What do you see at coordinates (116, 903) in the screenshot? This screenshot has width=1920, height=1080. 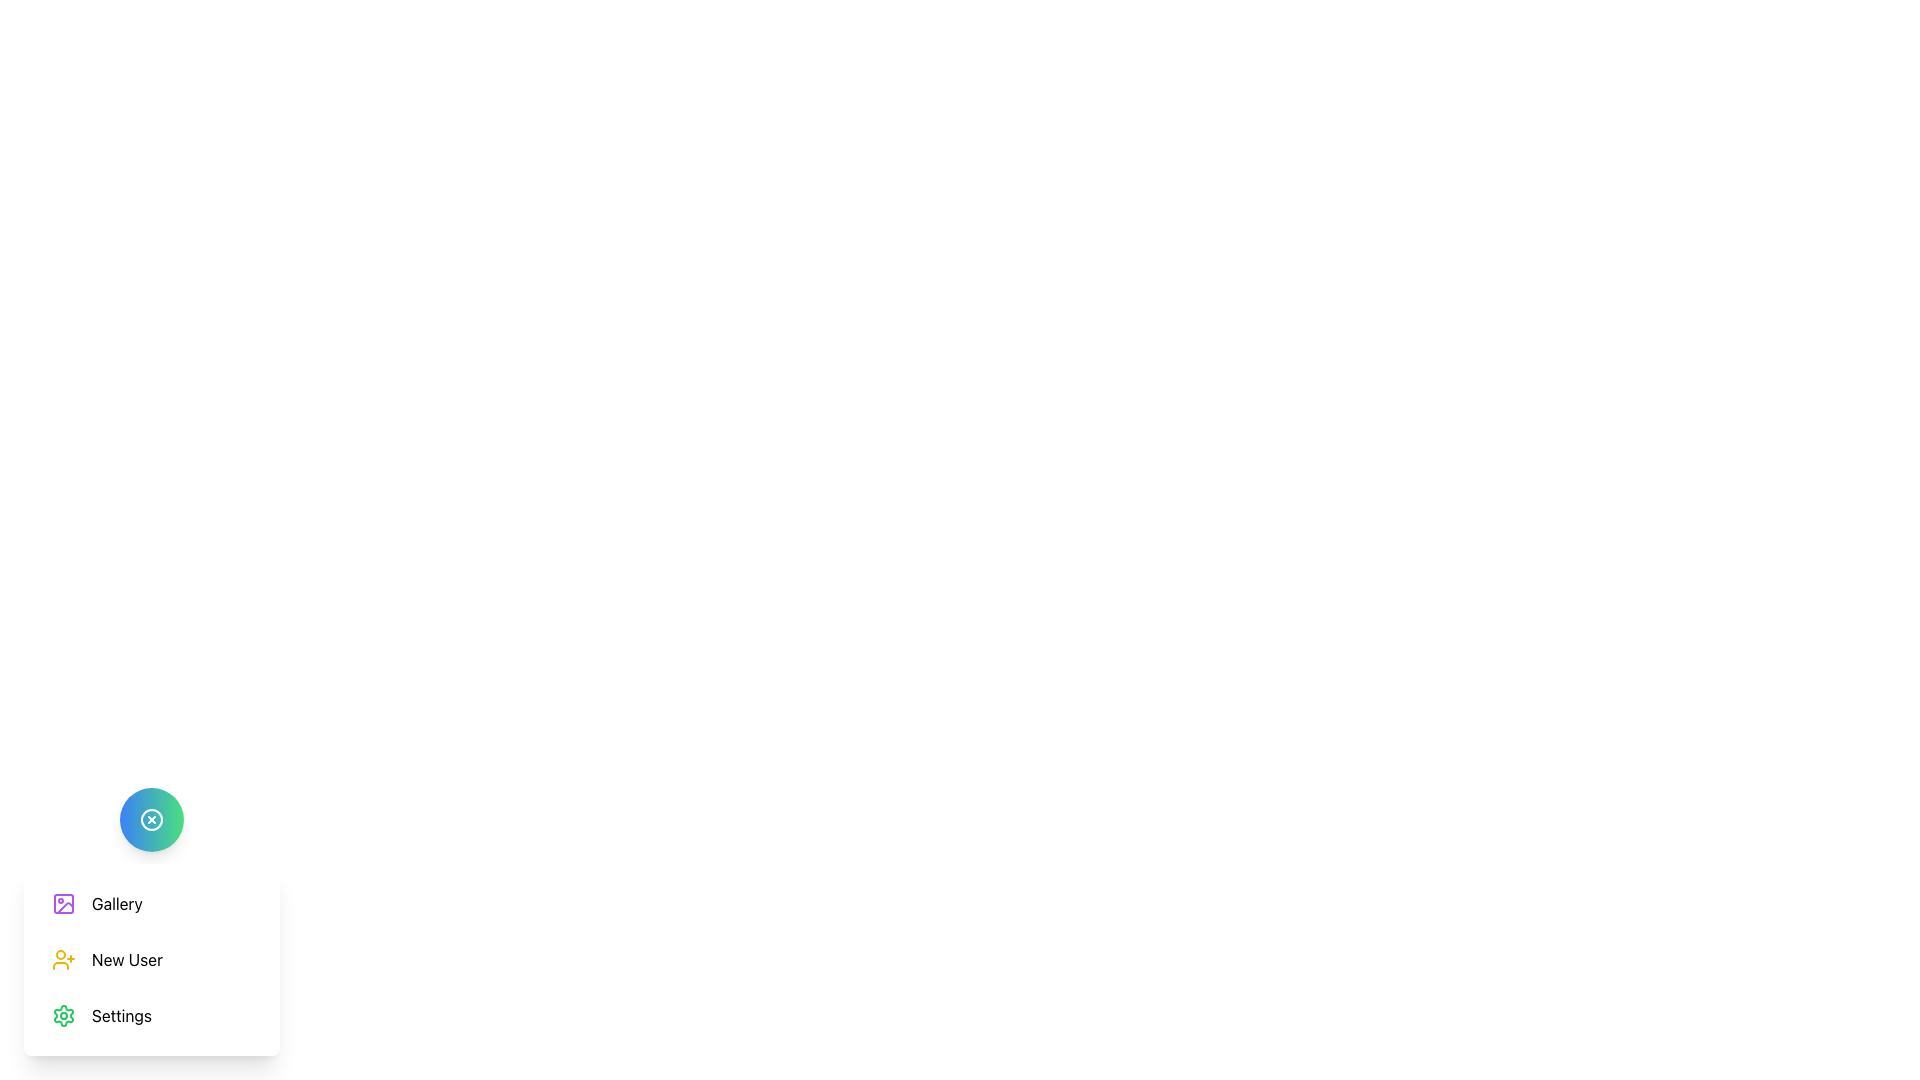 I see `text label 'Gallery' which indicates a section or feature in the menu, located to the right of the purple icon` at bounding box center [116, 903].